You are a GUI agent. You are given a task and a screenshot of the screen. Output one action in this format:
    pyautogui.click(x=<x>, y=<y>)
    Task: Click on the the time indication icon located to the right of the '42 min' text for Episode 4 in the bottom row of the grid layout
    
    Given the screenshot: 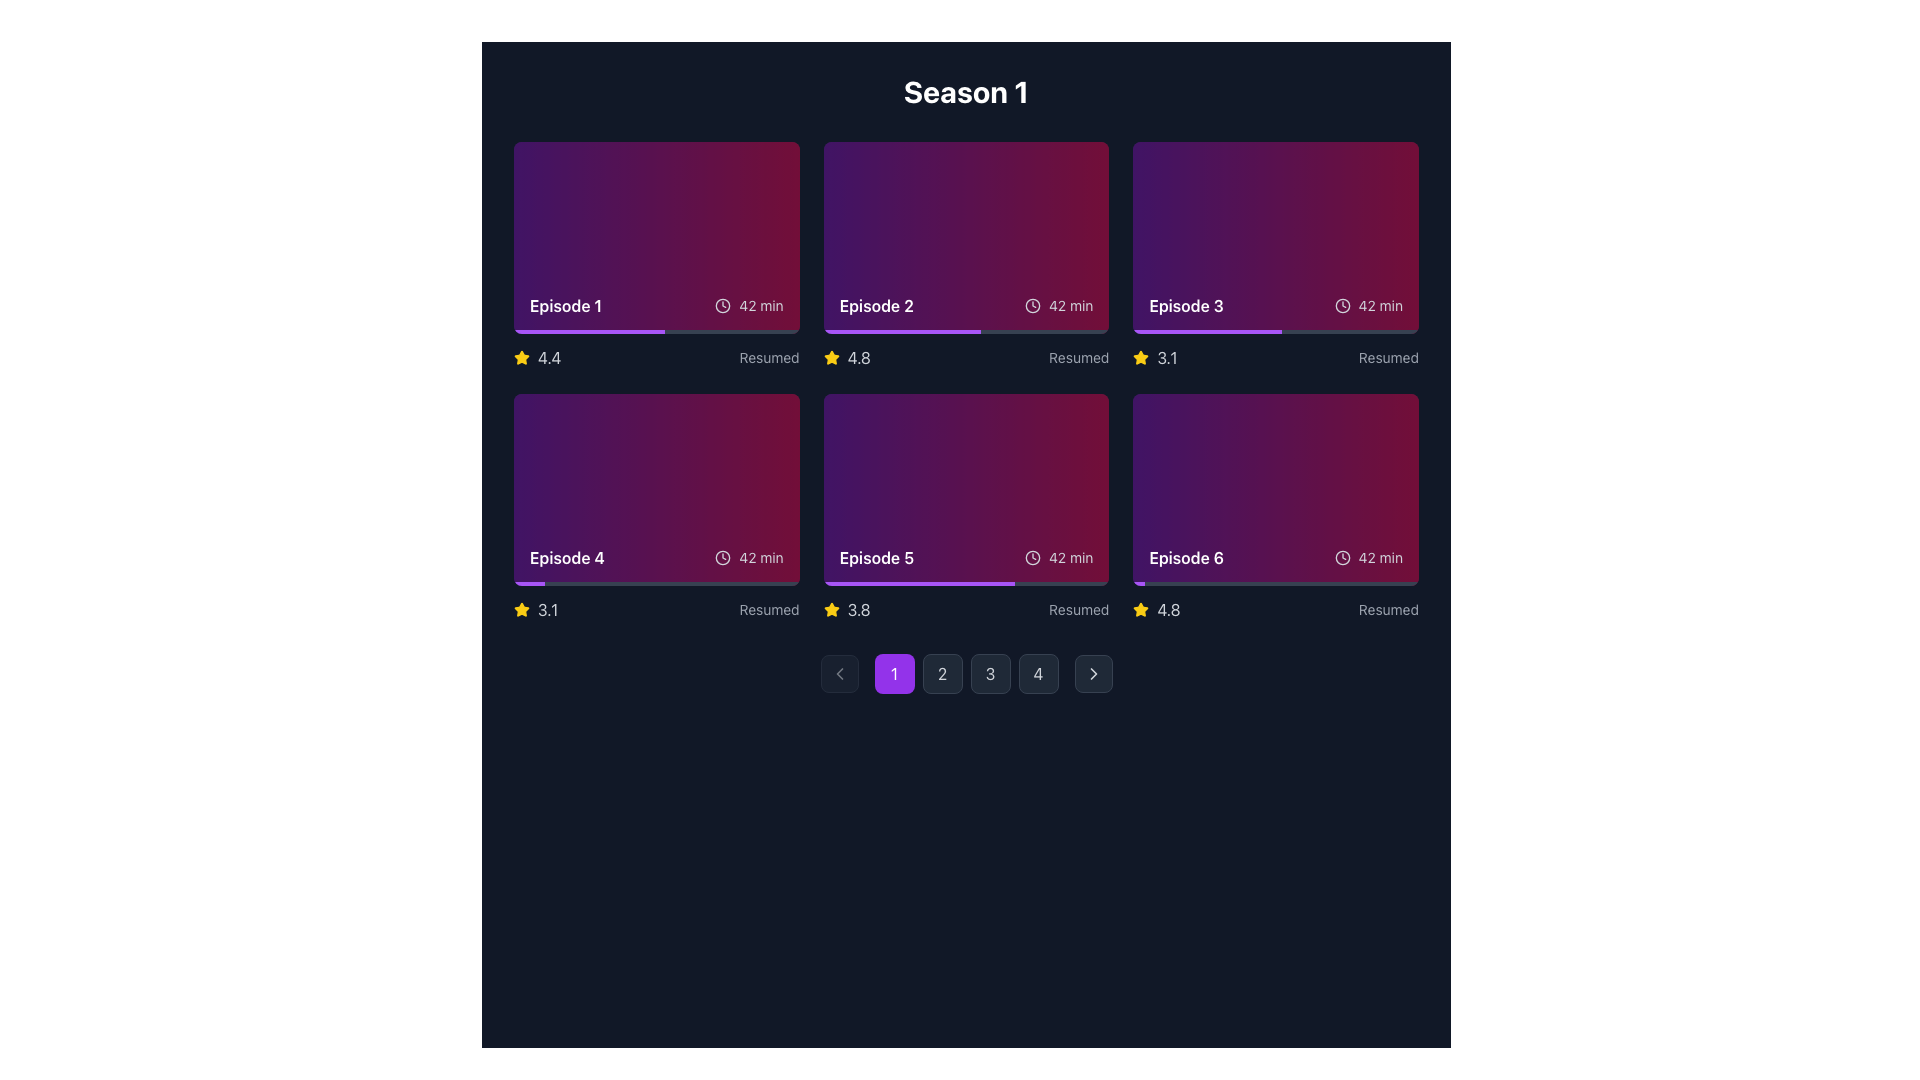 What is the action you would take?
    pyautogui.click(x=722, y=558)
    